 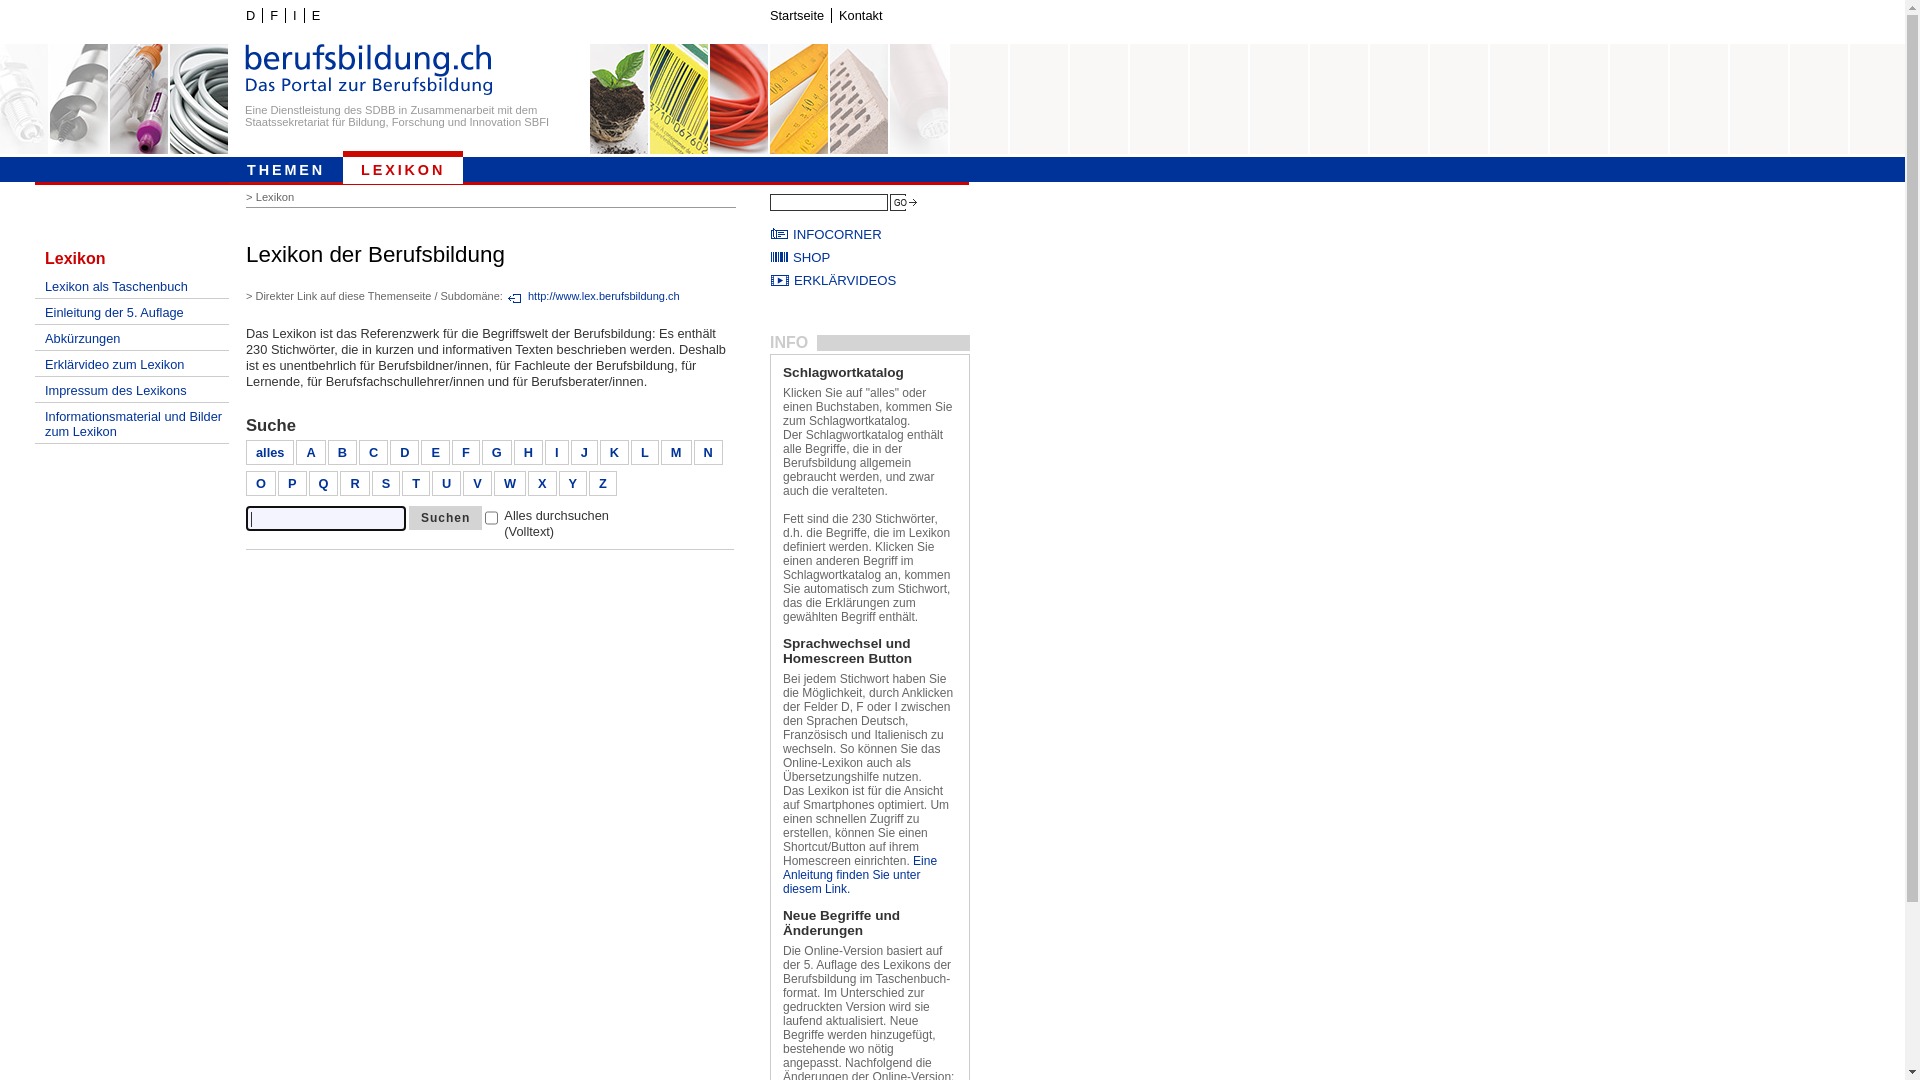 I want to click on 'I', so click(x=556, y=452).